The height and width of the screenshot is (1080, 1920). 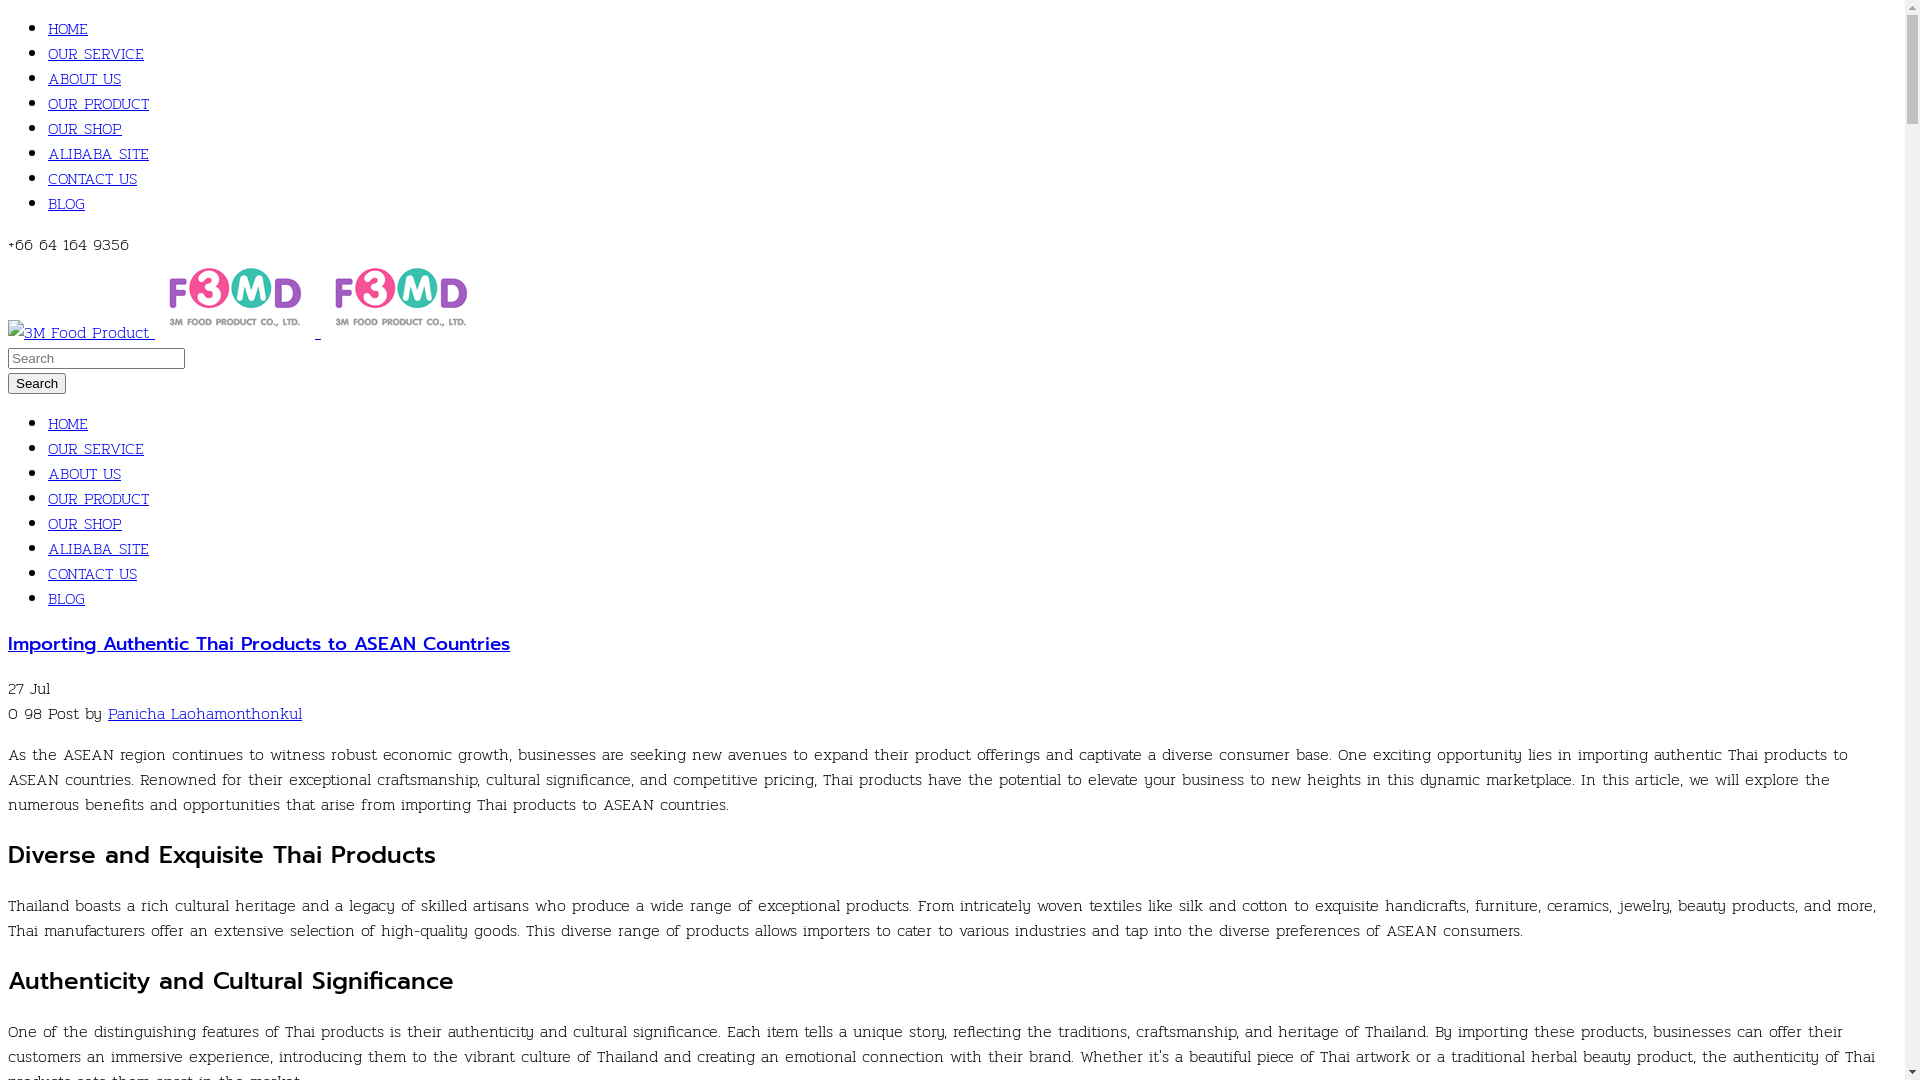 I want to click on 'OUR SERVICE', so click(x=95, y=52).